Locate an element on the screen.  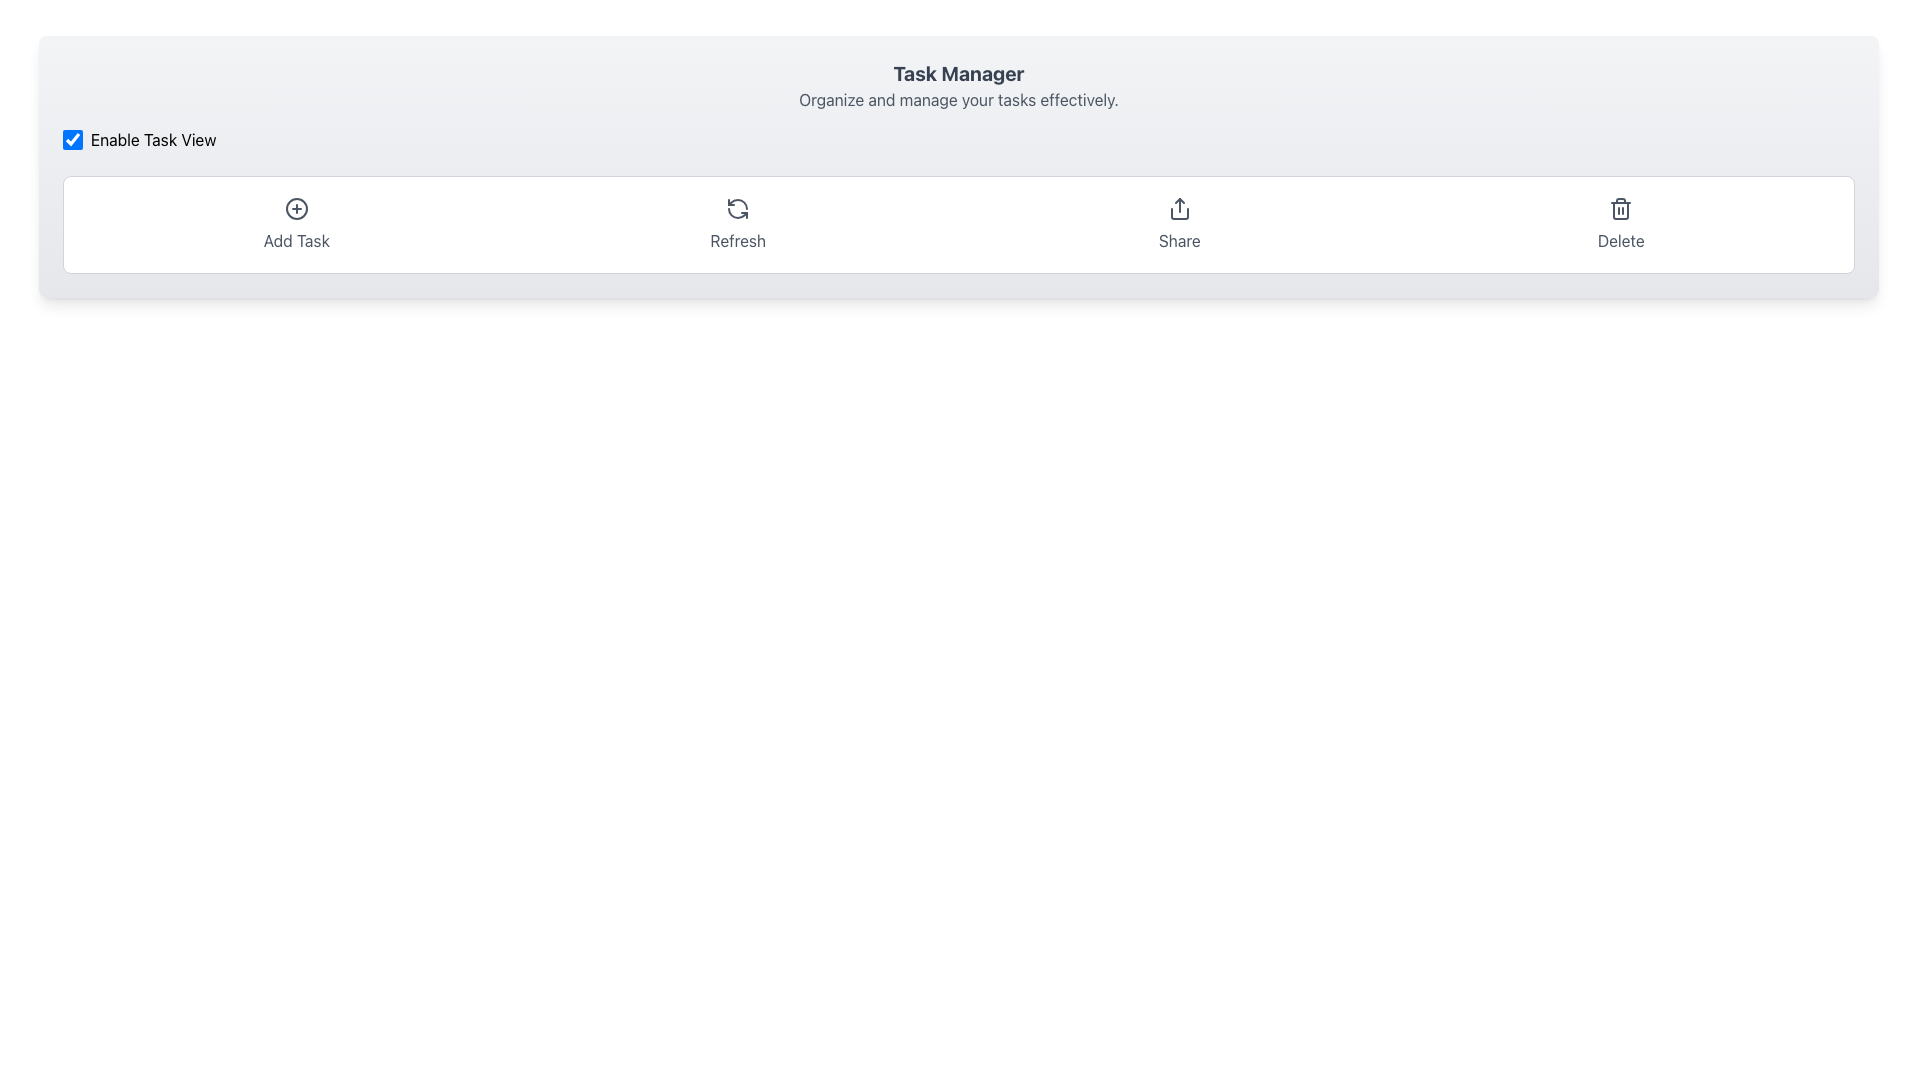
the Text block titled 'Task Manager' which includes the subtitle 'Organize and manage your tasks effectively.' is located at coordinates (958, 84).